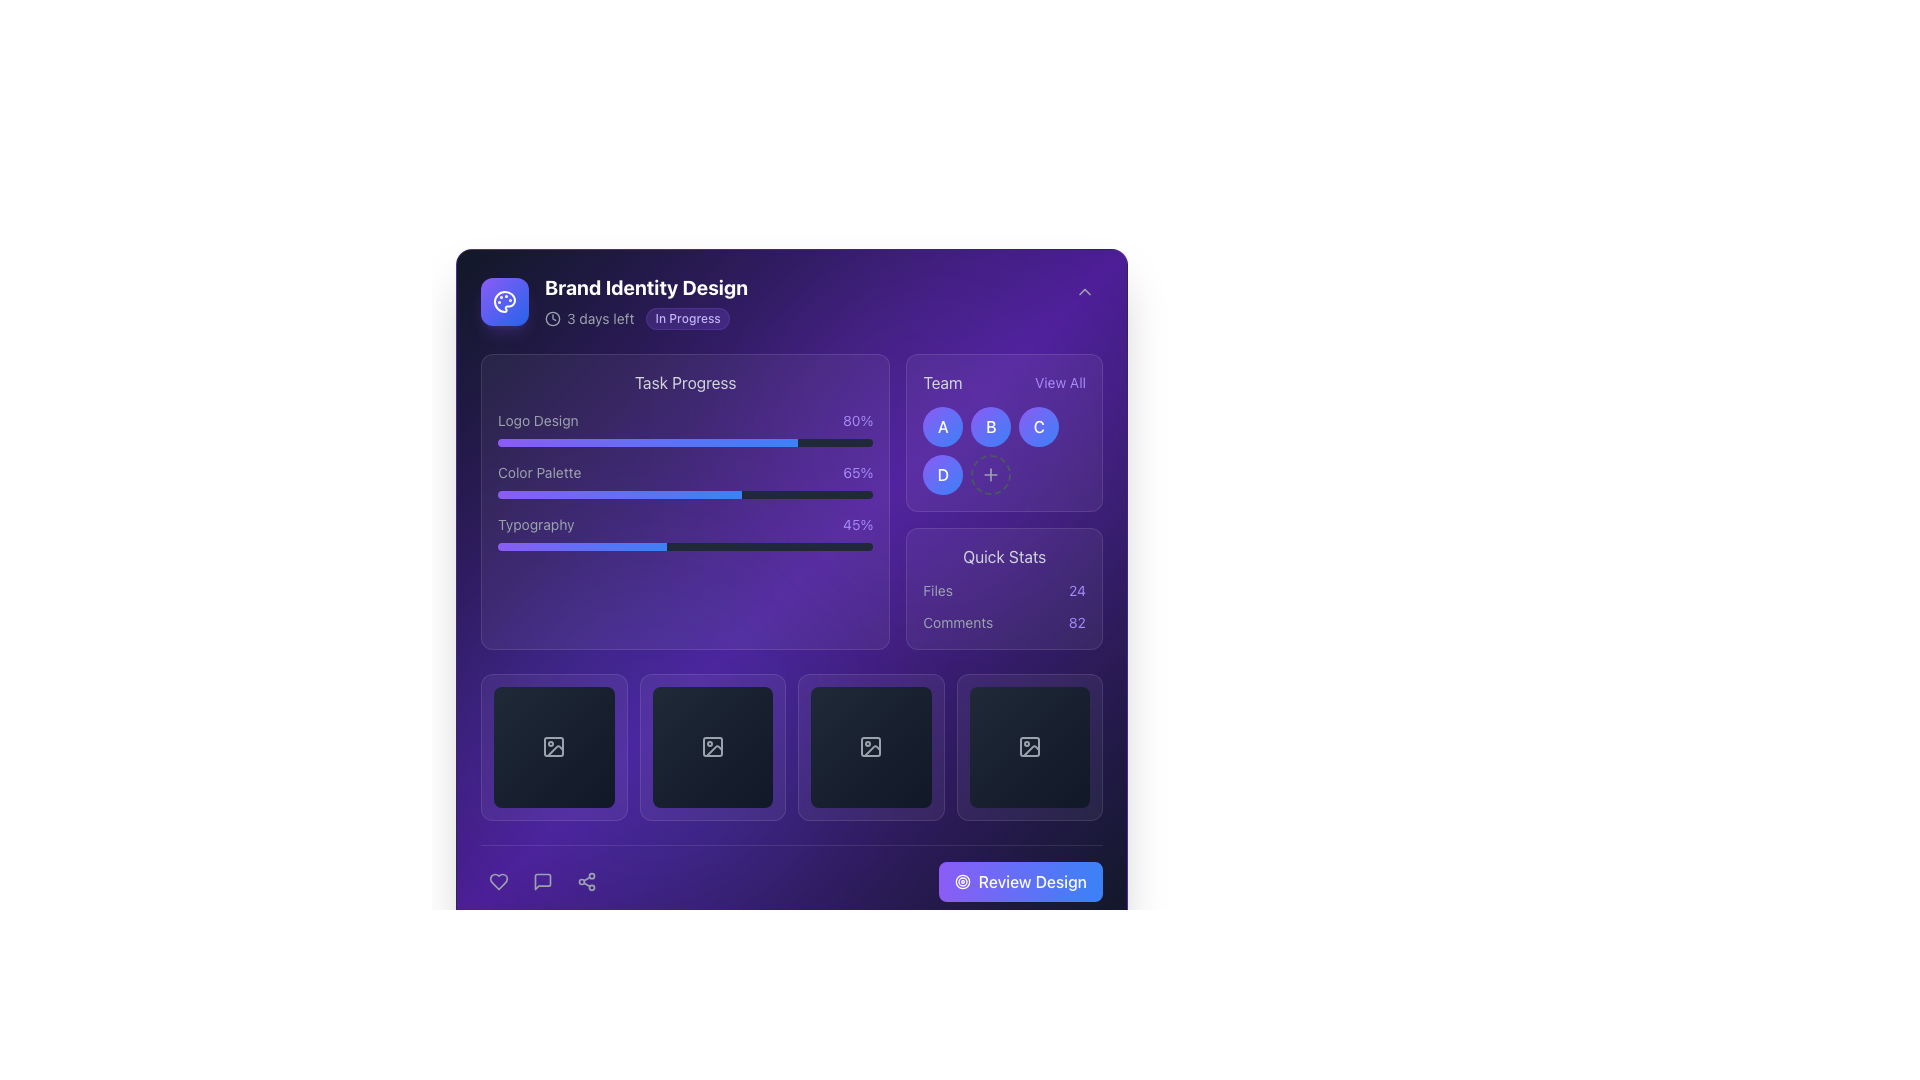 The image size is (1920, 1080). Describe the element at coordinates (539, 473) in the screenshot. I see `the Text Label that describes the task related to the progress bar, specifically the second task item in the 'Task Progress' section, positioned between 'Logo Design' and 'Typography'` at that location.